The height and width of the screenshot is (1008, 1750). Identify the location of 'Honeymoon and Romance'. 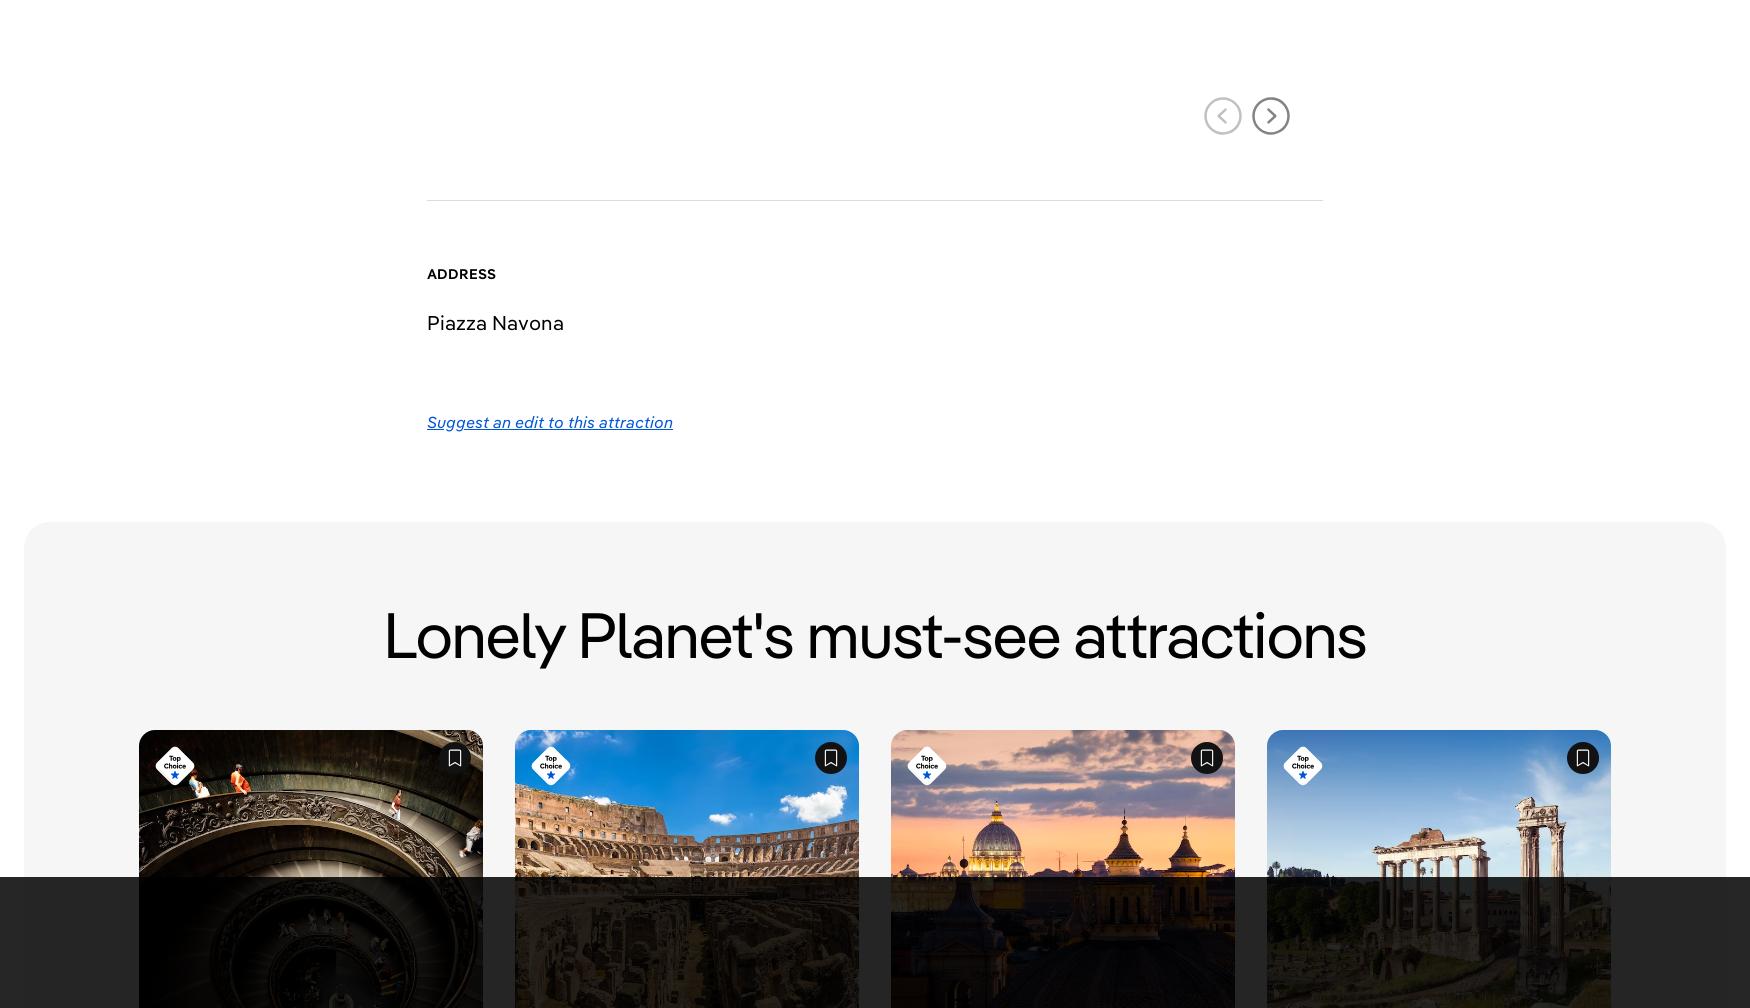
(1114, 583).